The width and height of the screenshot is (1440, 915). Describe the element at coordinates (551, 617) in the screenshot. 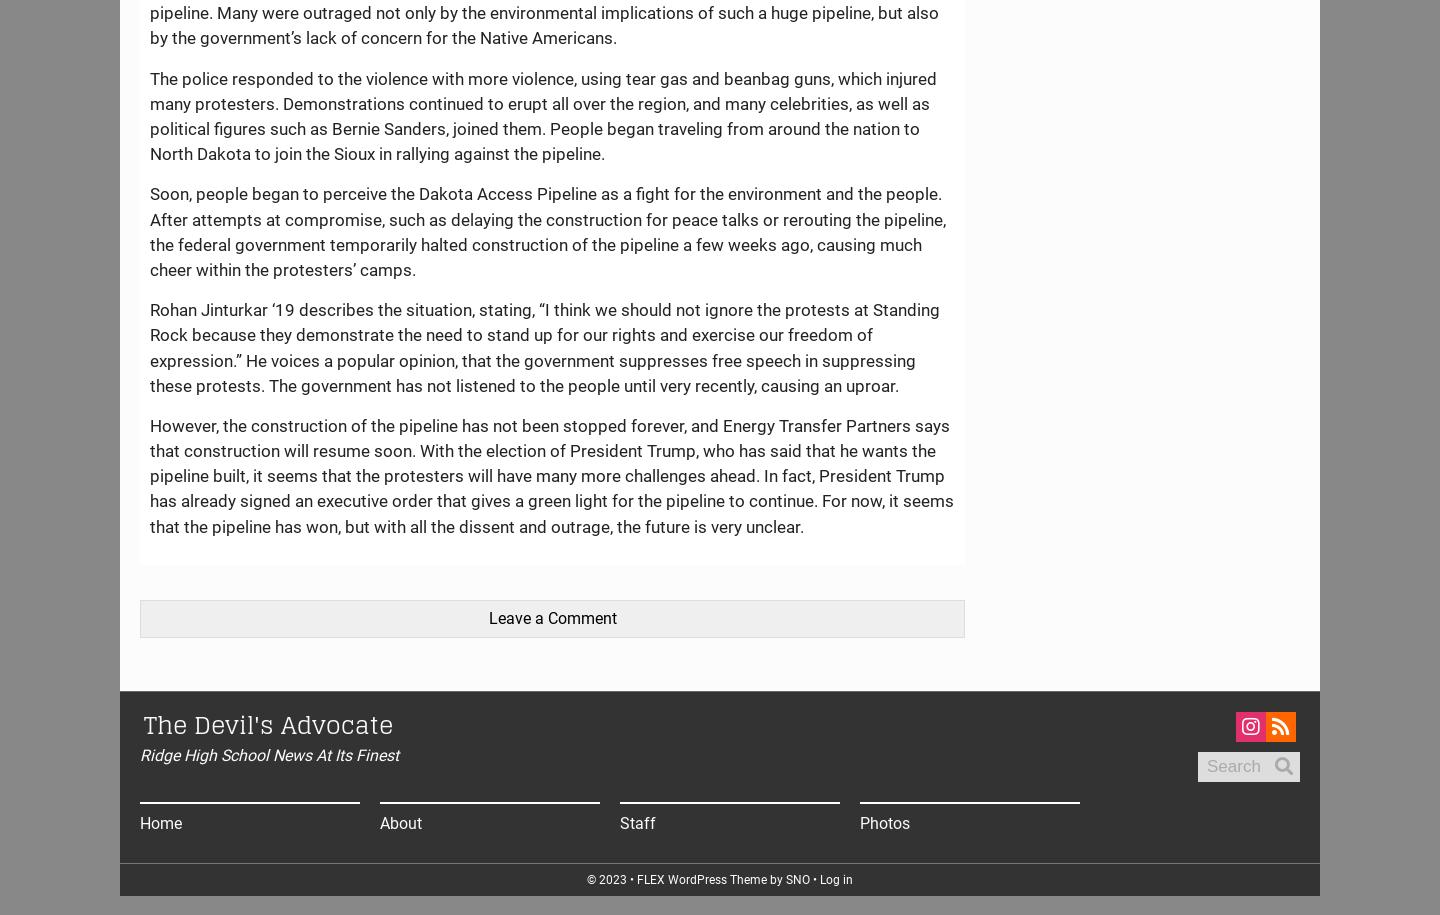

I see `'Leave a Comment'` at that location.